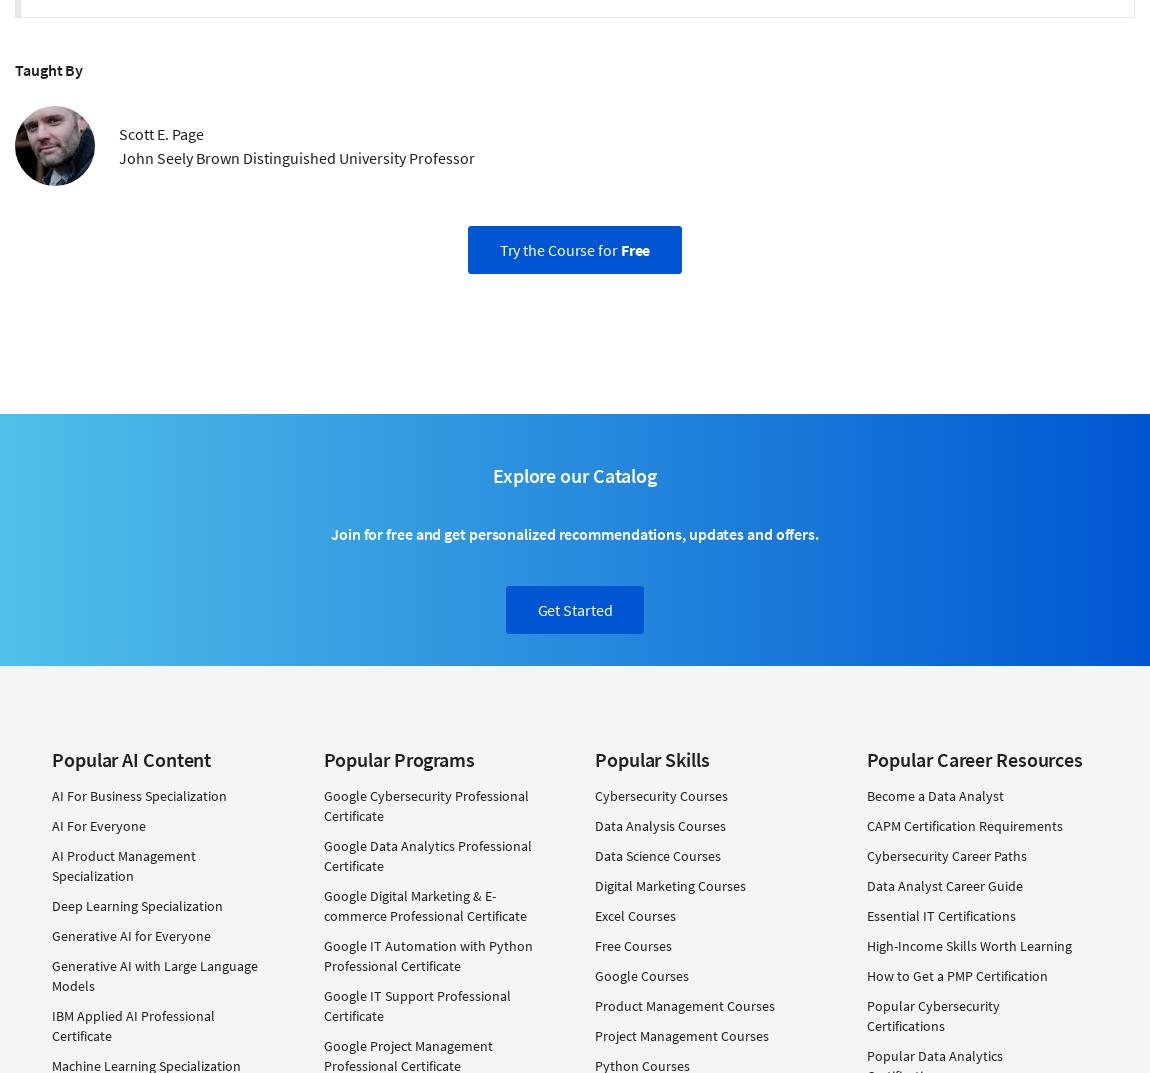 Image resolution: width=1150 pixels, height=1073 pixels. Describe the element at coordinates (427, 953) in the screenshot. I see `'Google IT Automation with Python Professional Certificate'` at that location.